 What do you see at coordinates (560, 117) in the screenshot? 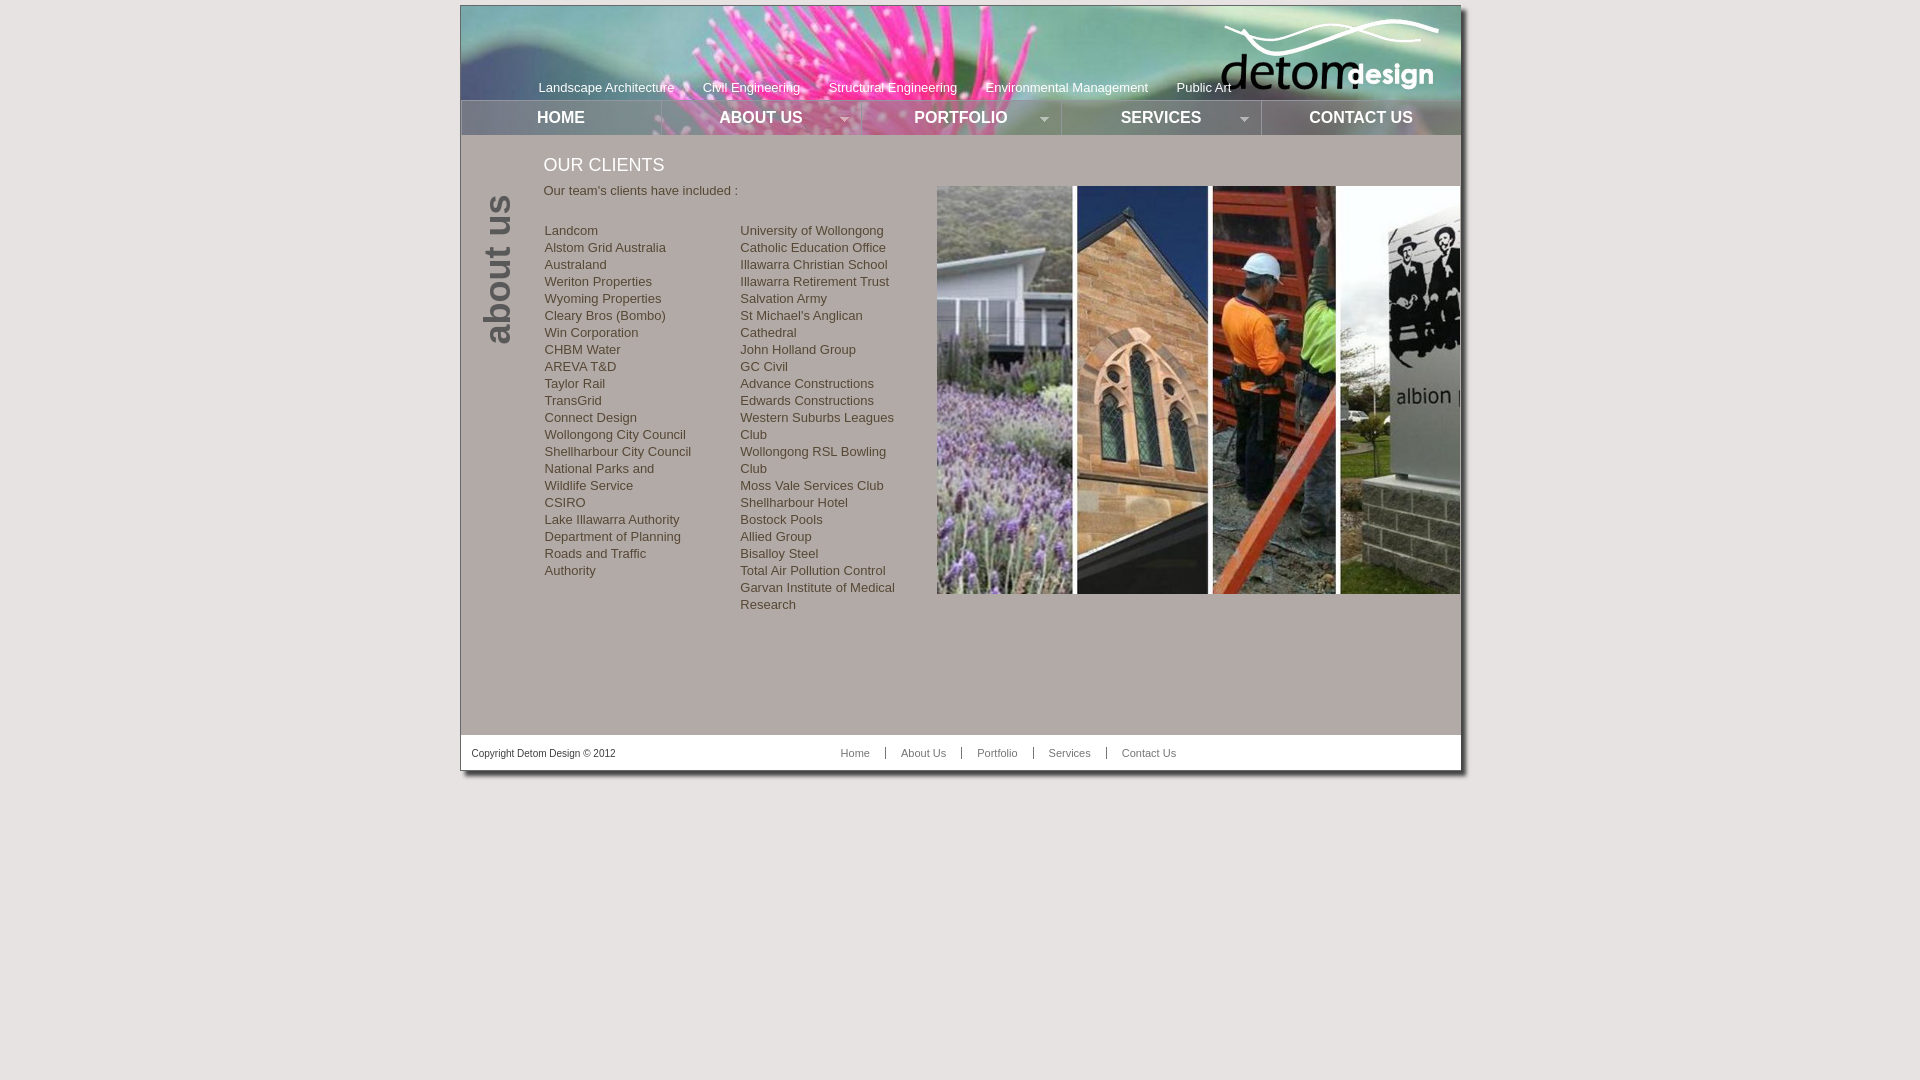
I see `'HOME'` at bounding box center [560, 117].